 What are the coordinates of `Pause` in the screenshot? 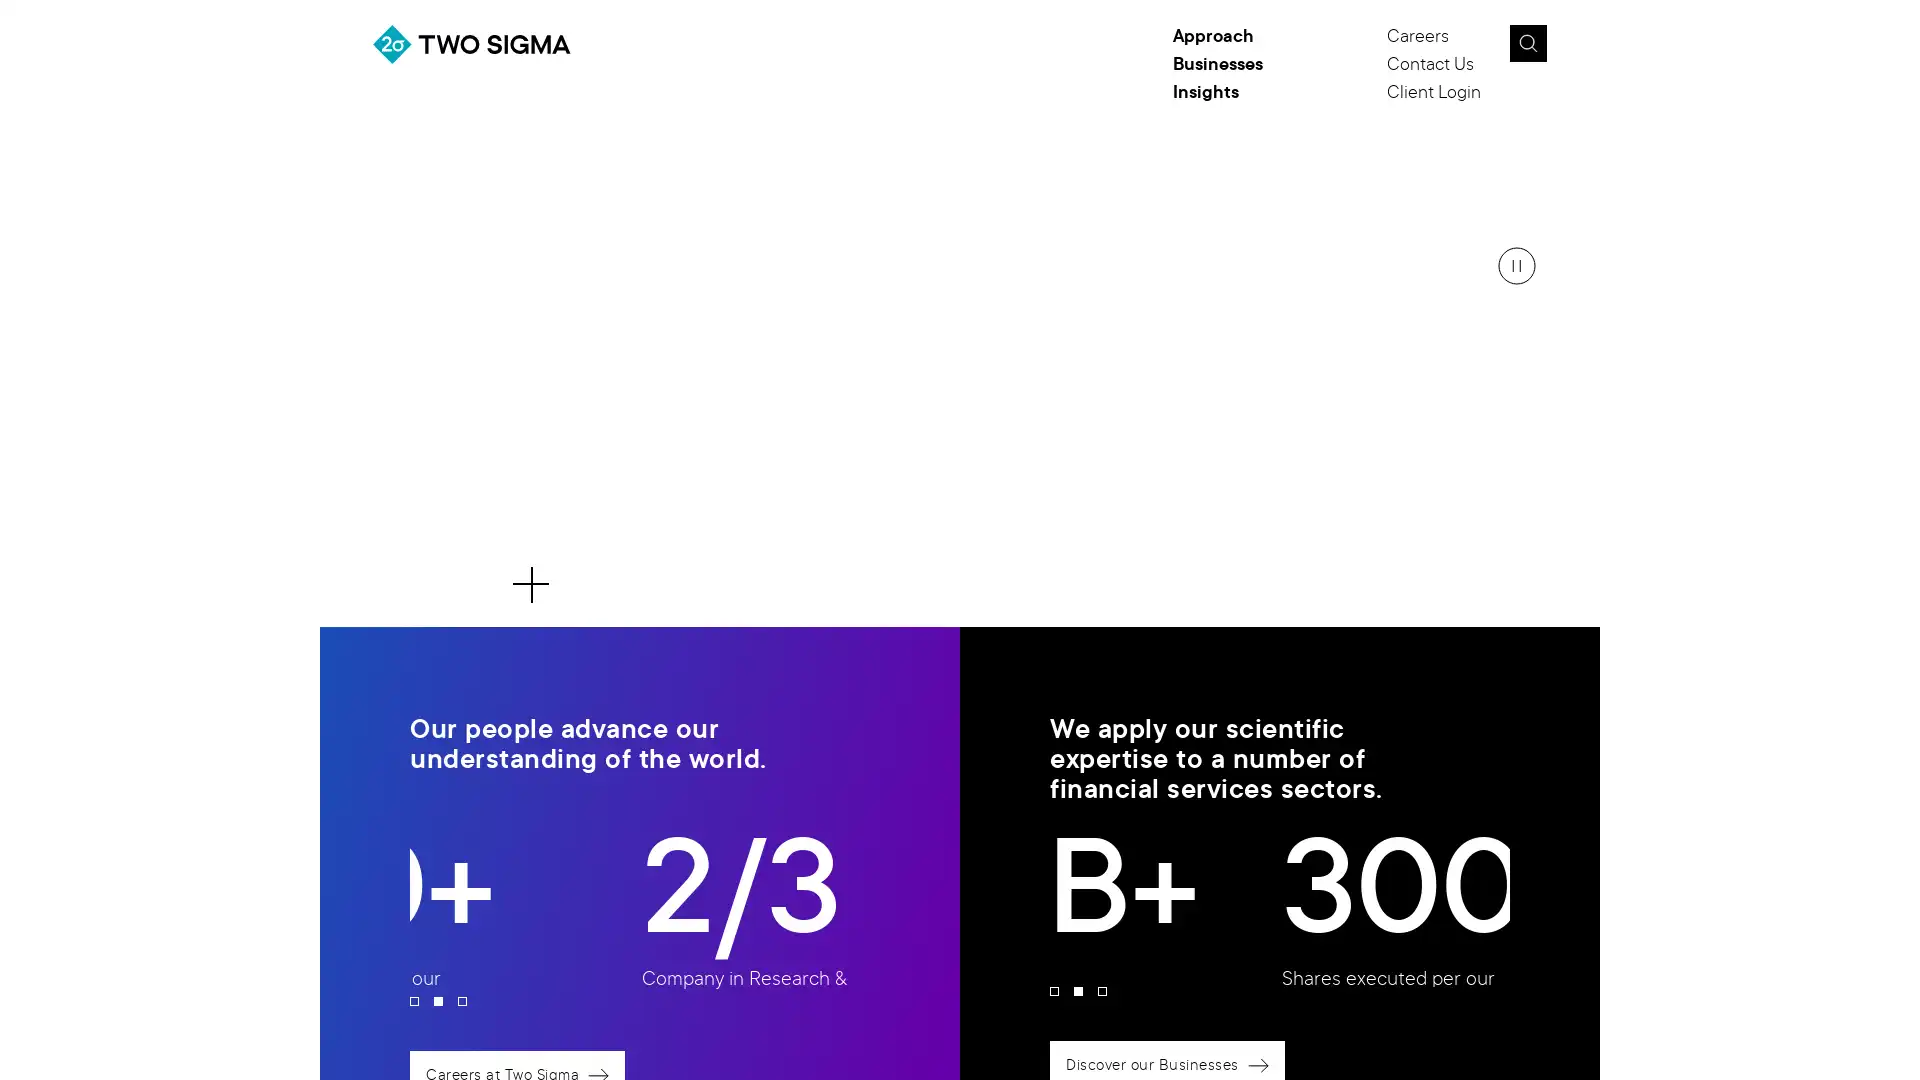 It's located at (1516, 265).